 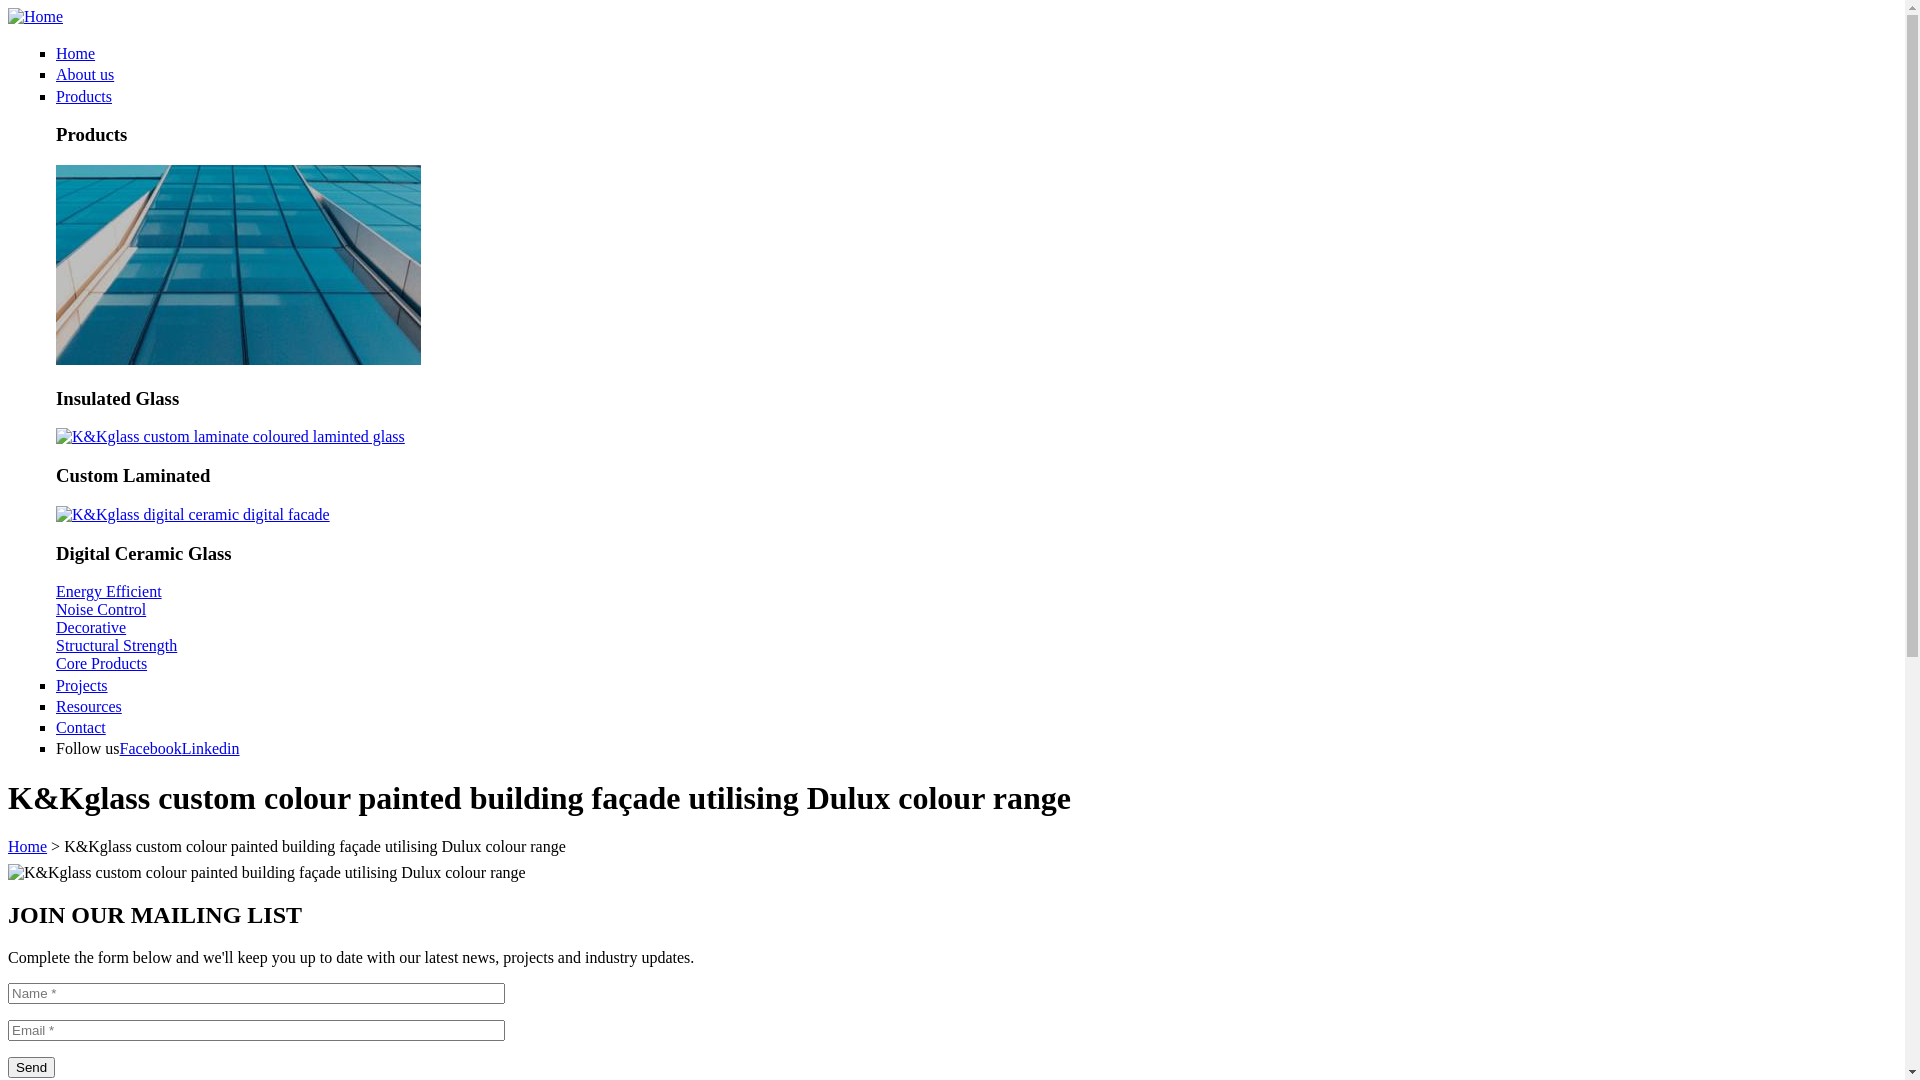 What do you see at coordinates (88, 705) in the screenshot?
I see `'Resources'` at bounding box center [88, 705].